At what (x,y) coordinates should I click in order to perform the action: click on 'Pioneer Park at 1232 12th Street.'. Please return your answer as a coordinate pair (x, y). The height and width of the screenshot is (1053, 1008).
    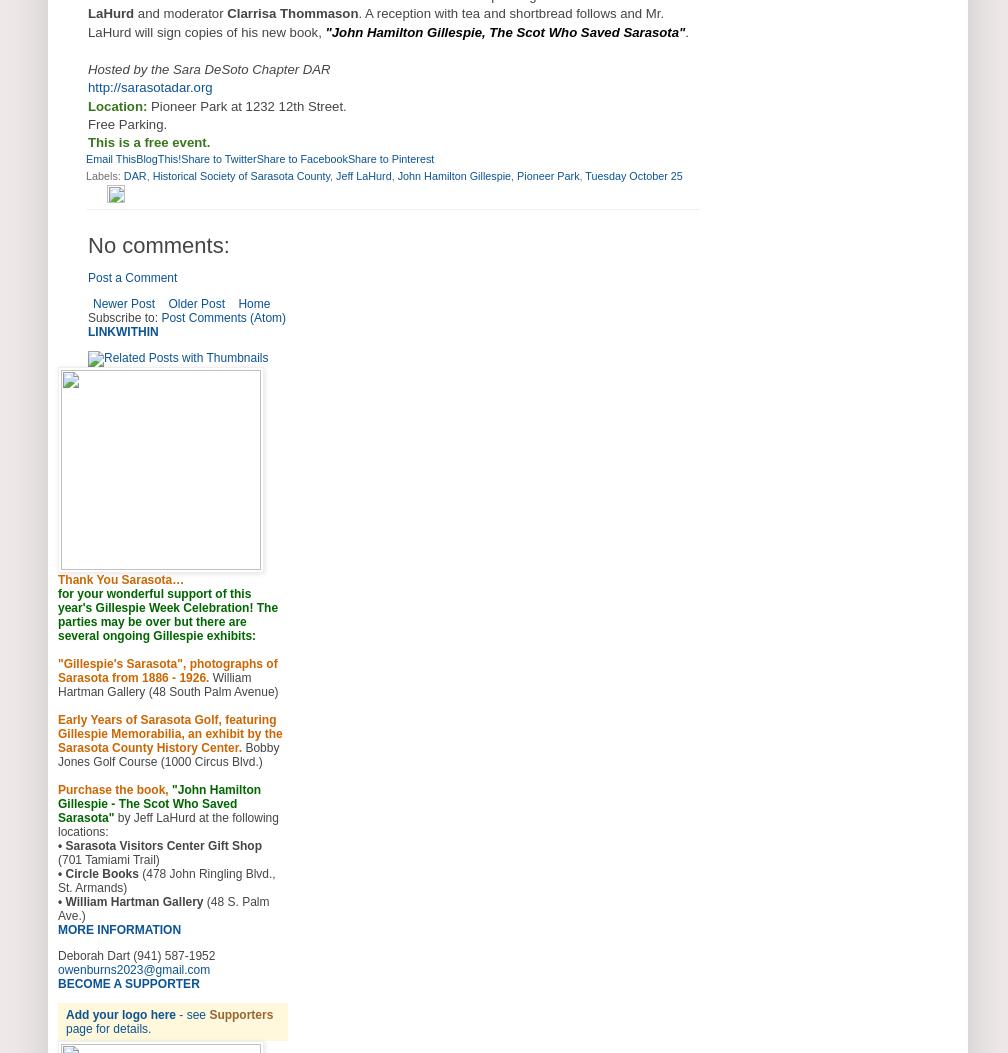
    Looking at the image, I should click on (246, 105).